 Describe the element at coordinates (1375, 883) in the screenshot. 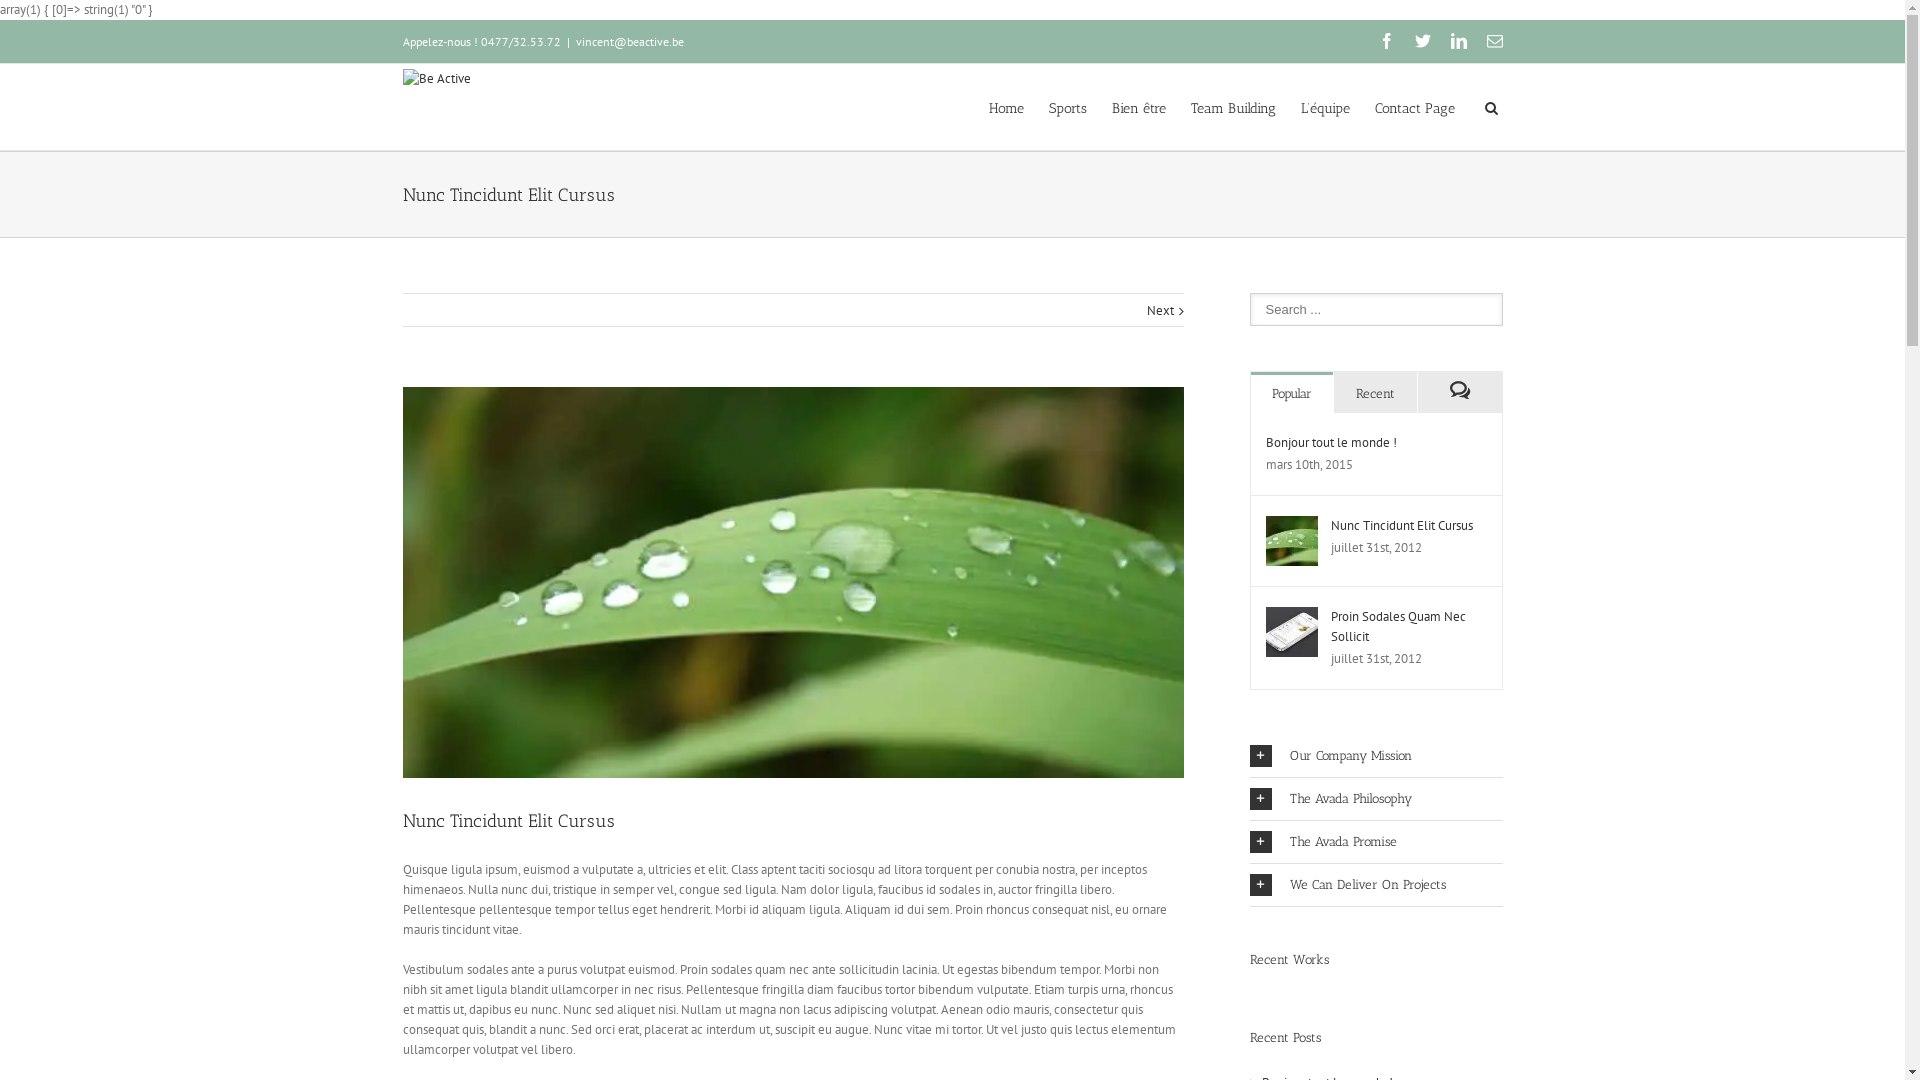

I see `'We Can Deliver On Projects'` at that location.